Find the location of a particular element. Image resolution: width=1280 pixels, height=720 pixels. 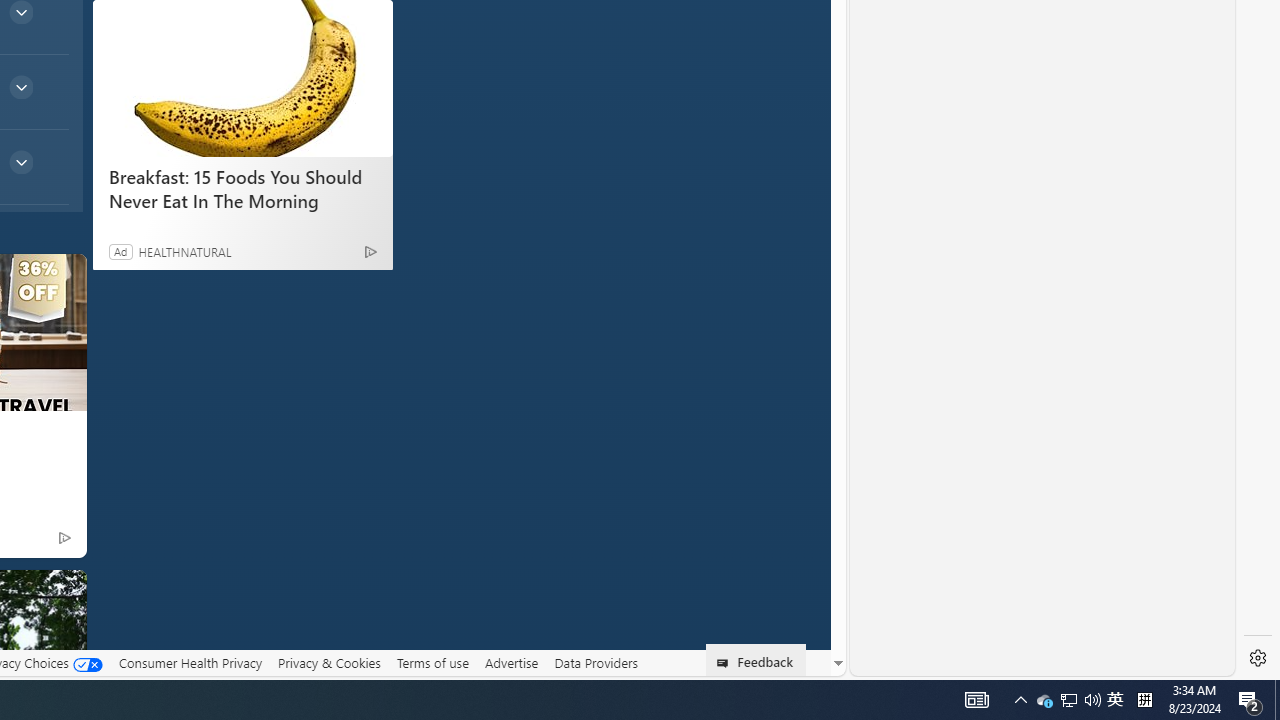

'Class: feedback_link_icon-DS-EntryPoint1-1' is located at coordinates (726, 663).